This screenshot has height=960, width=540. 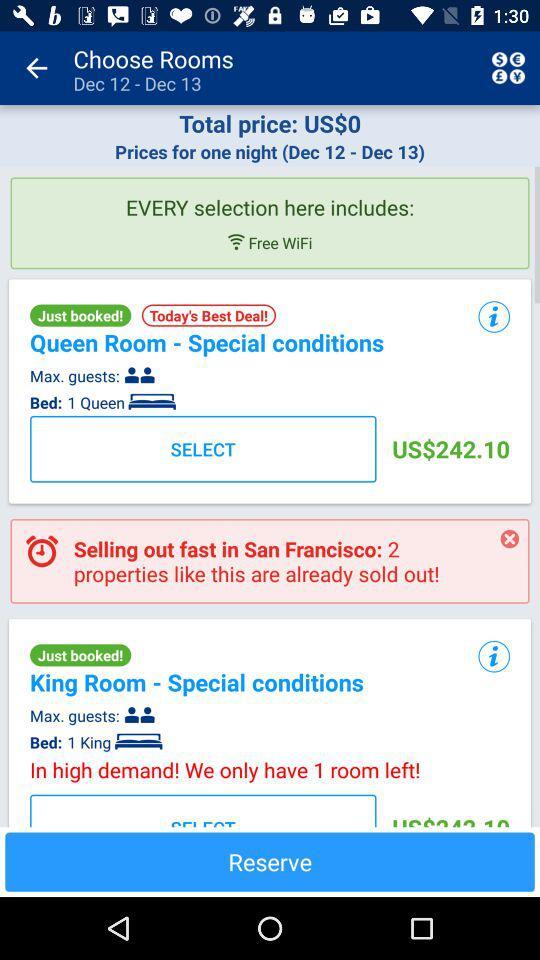 What do you see at coordinates (36, 68) in the screenshot?
I see `app above total price us` at bounding box center [36, 68].